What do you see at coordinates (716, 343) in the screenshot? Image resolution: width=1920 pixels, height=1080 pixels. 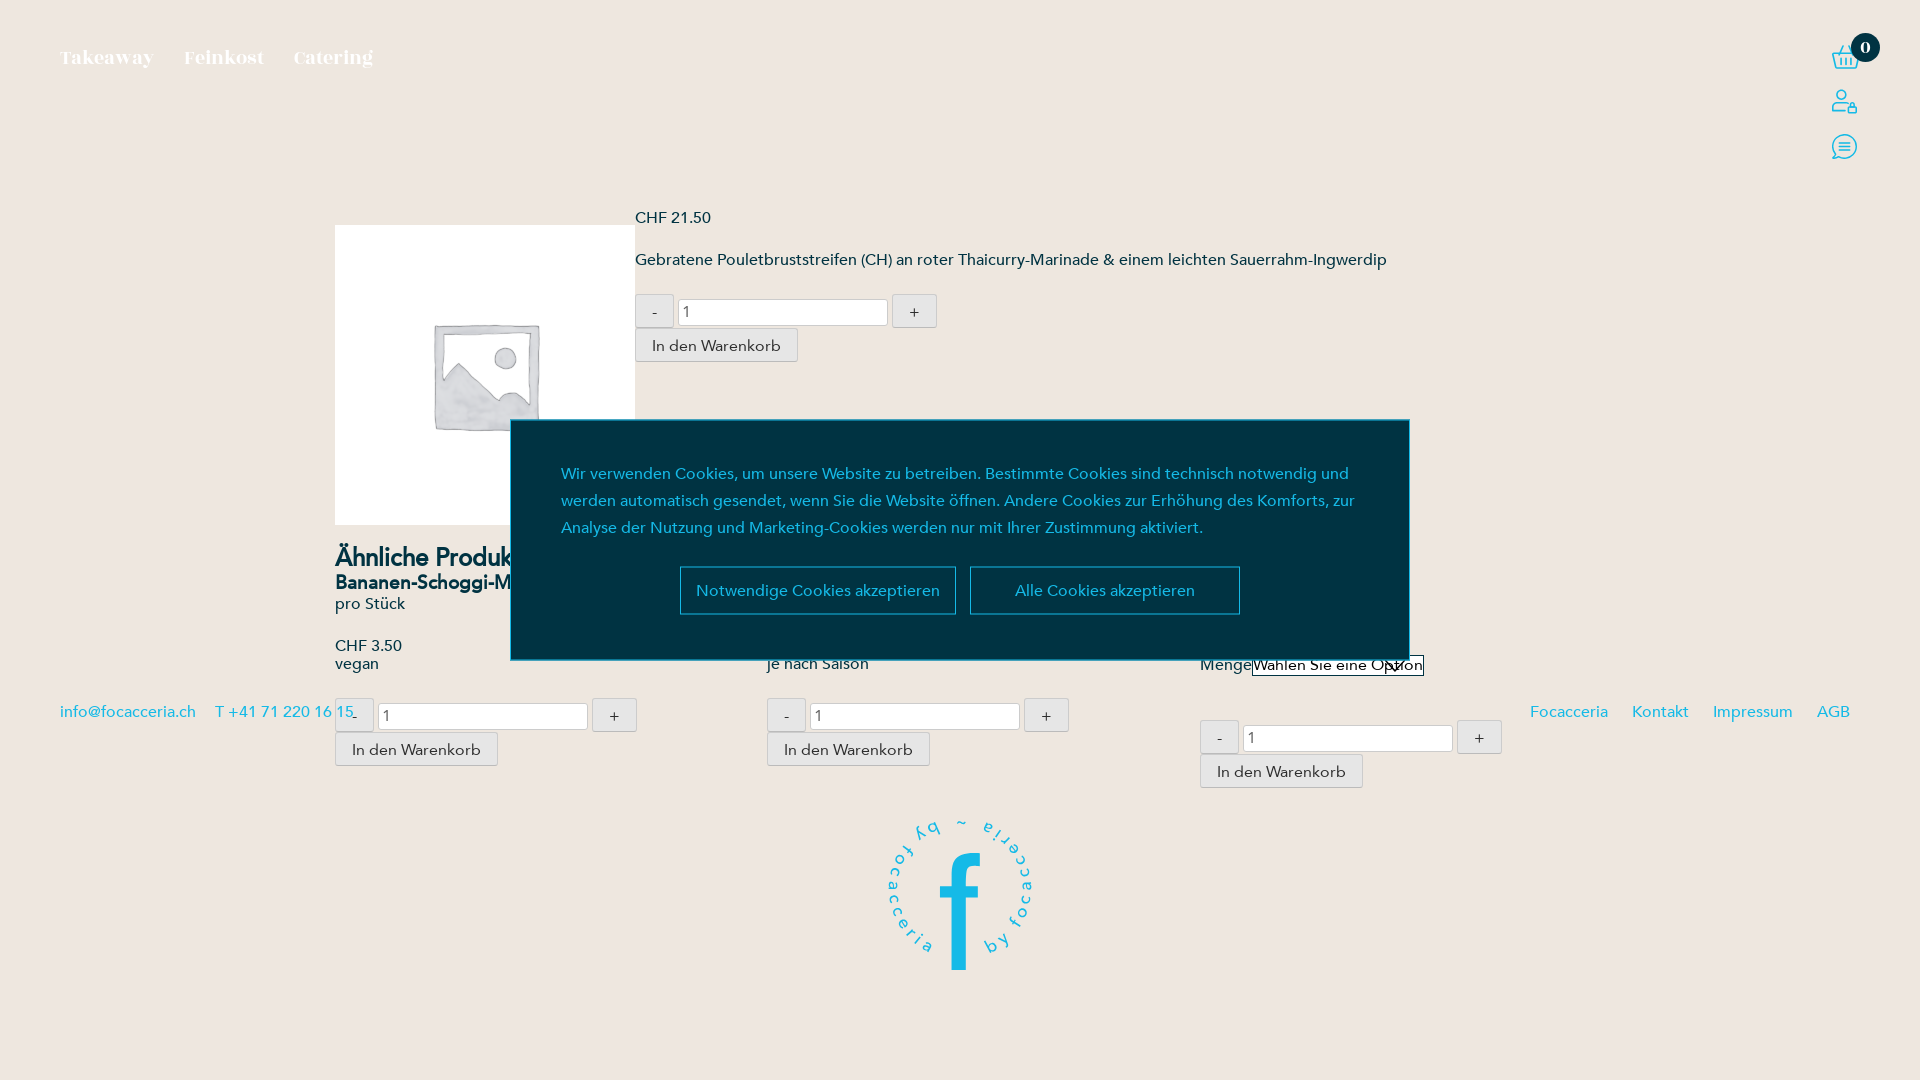 I see `'In den Warenkorb'` at bounding box center [716, 343].